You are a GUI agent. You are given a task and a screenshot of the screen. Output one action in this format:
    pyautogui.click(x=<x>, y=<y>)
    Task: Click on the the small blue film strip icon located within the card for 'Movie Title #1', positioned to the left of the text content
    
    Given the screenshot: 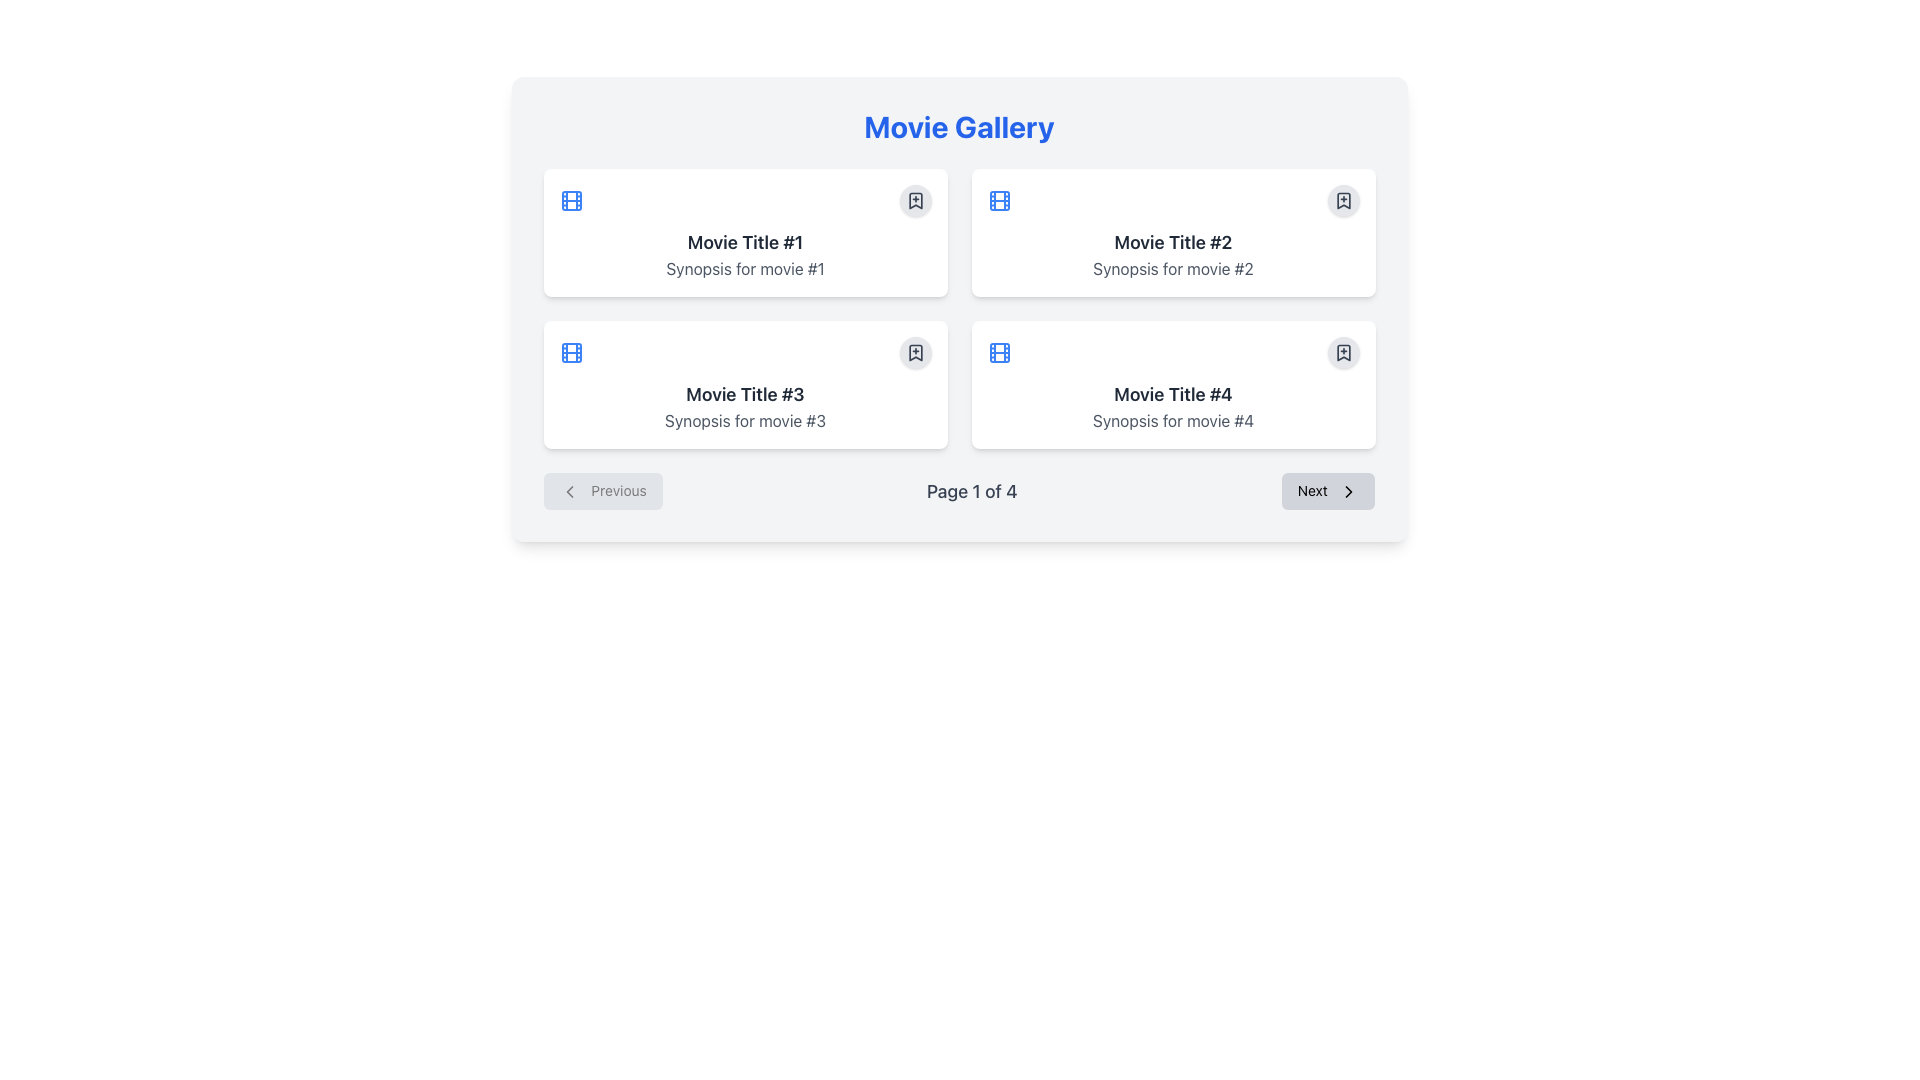 What is the action you would take?
    pyautogui.click(x=570, y=200)
    